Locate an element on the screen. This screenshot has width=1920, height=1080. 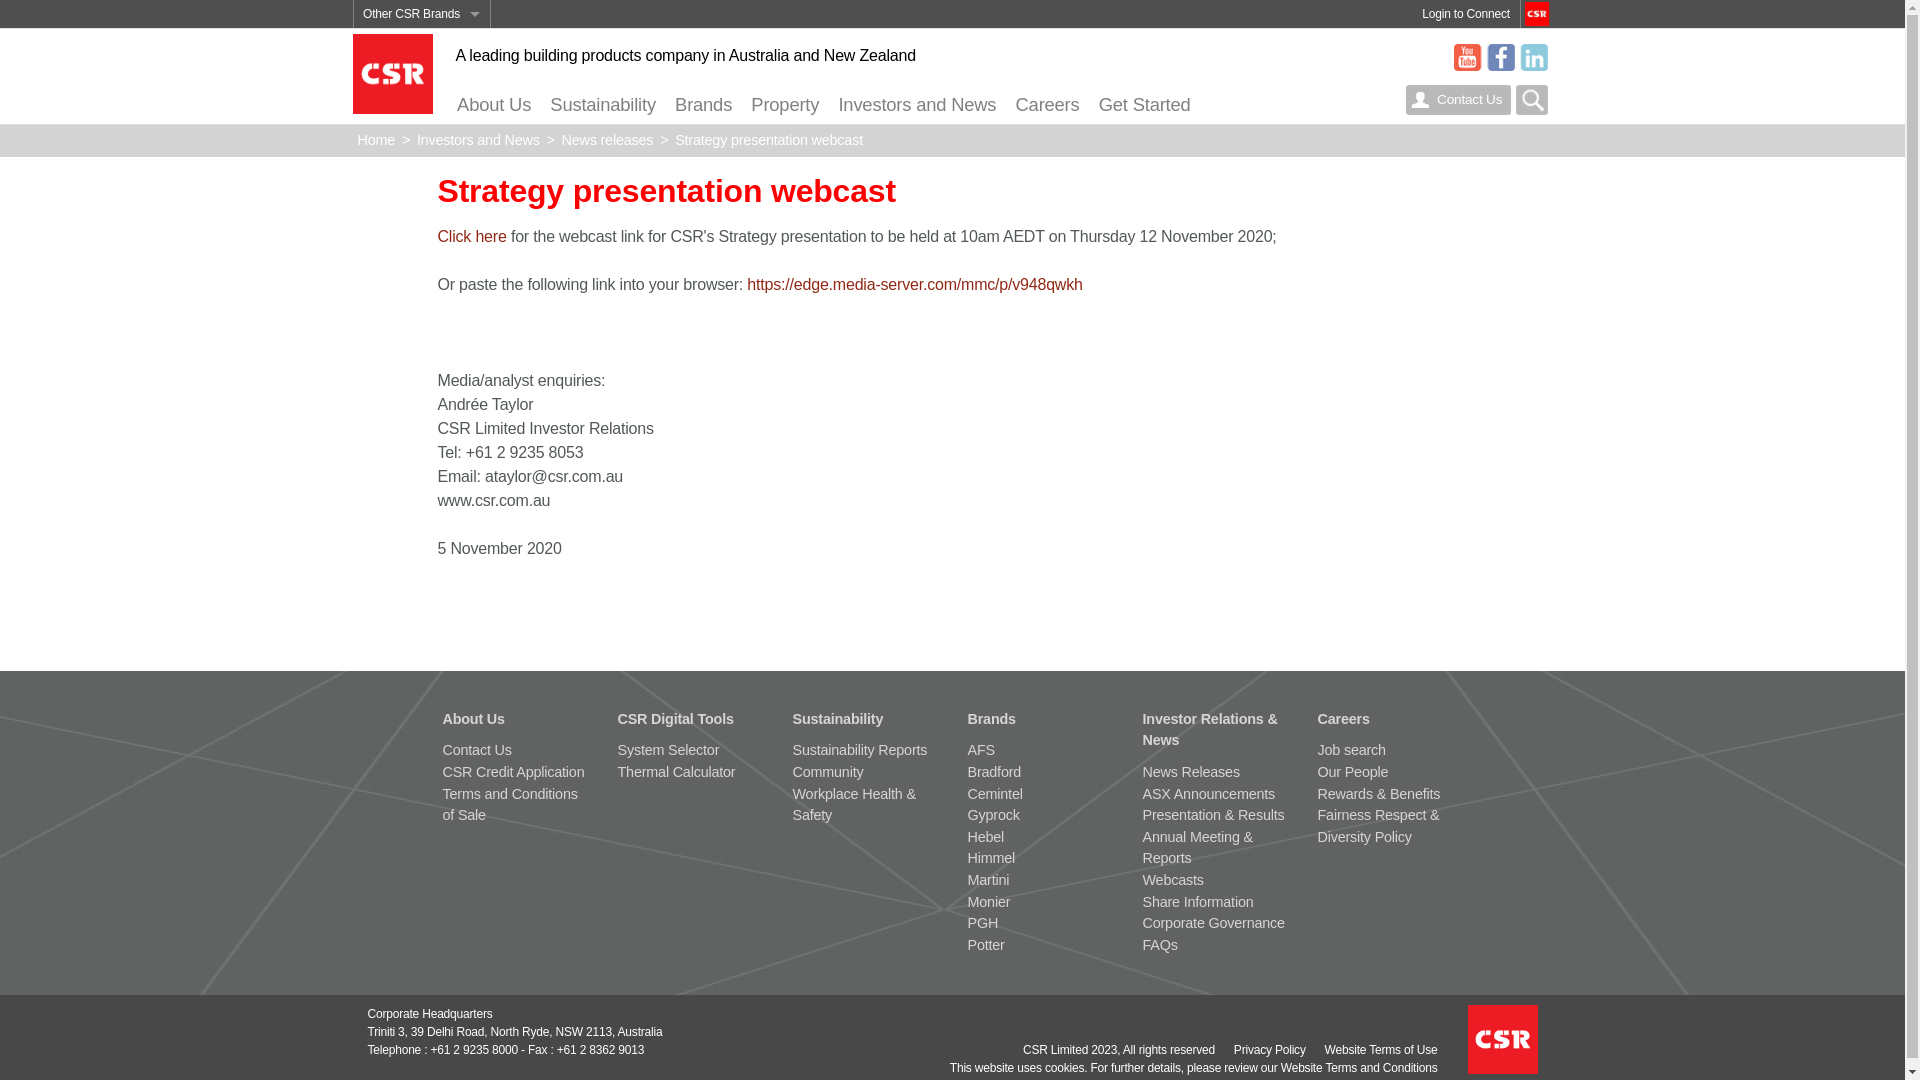
'About Us' is located at coordinates (440, 717).